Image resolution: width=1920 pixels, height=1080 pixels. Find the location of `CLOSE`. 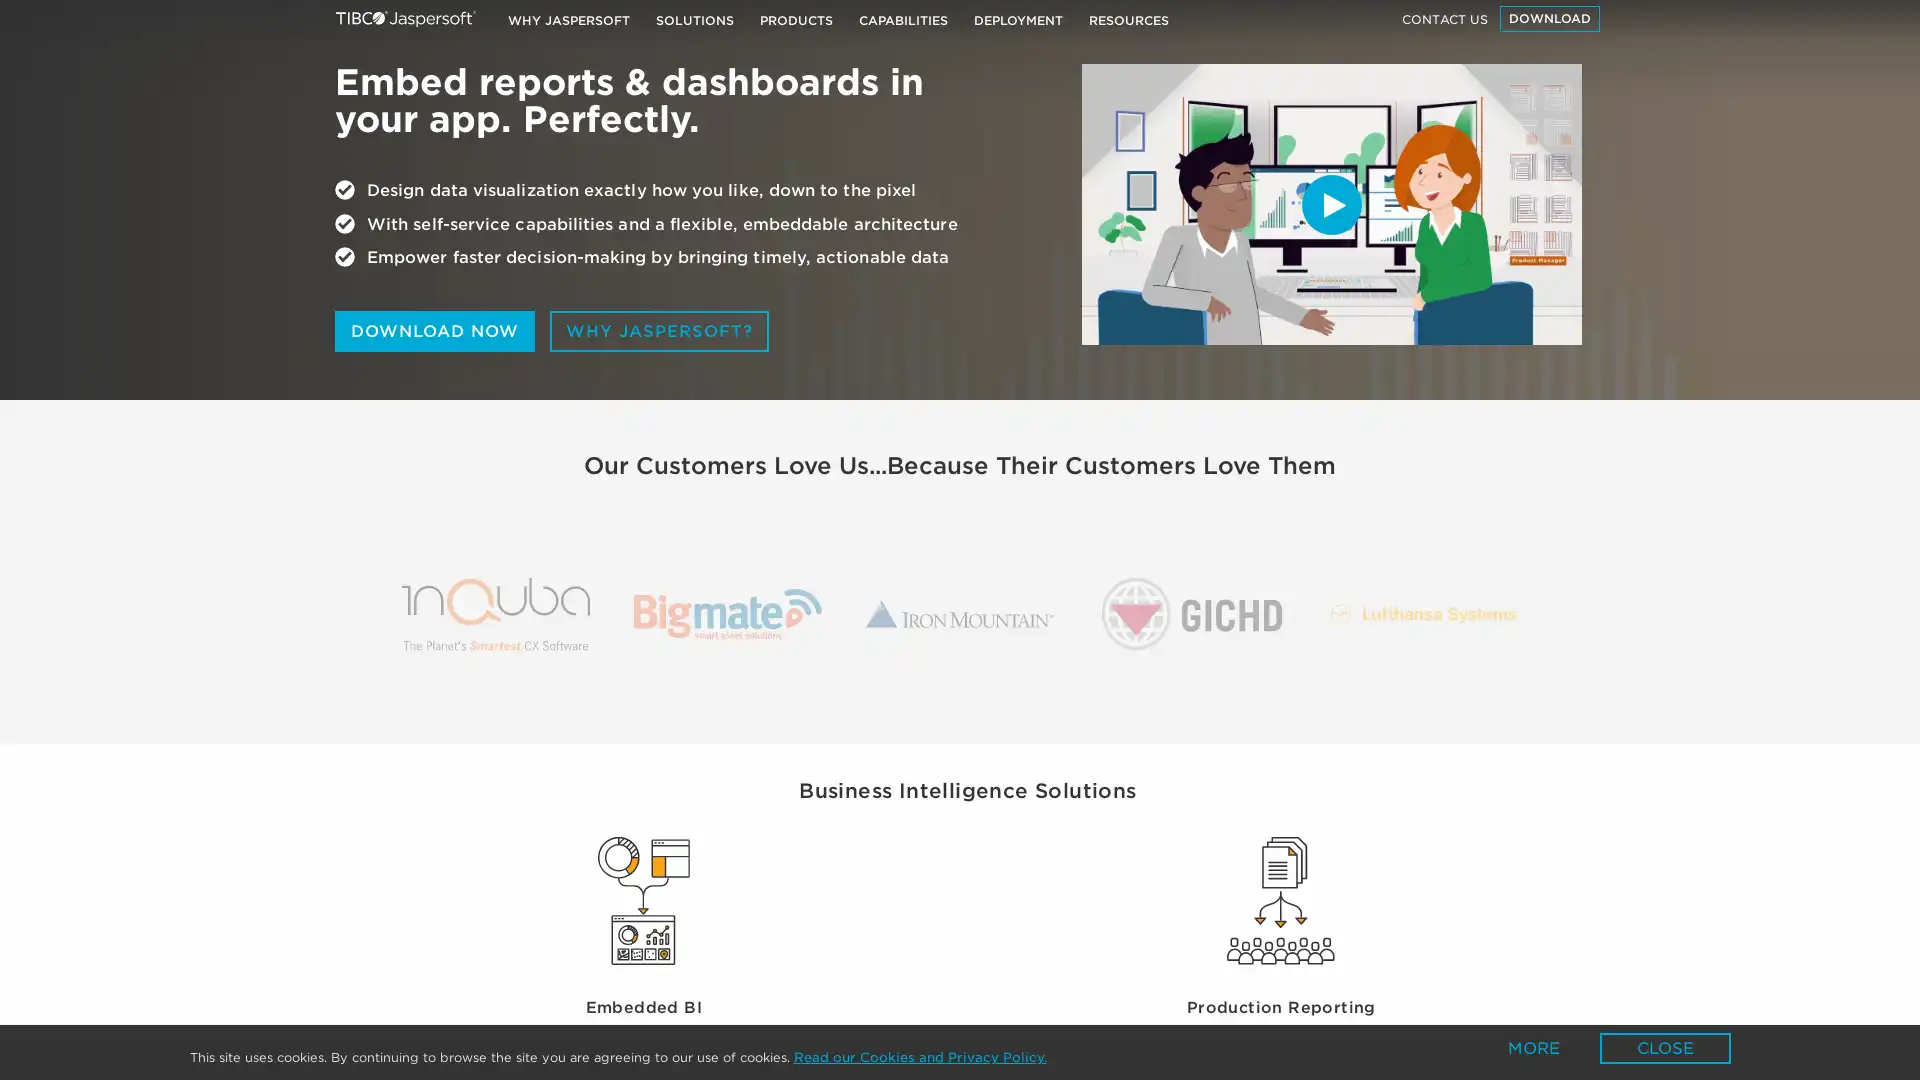

CLOSE is located at coordinates (1664, 1047).